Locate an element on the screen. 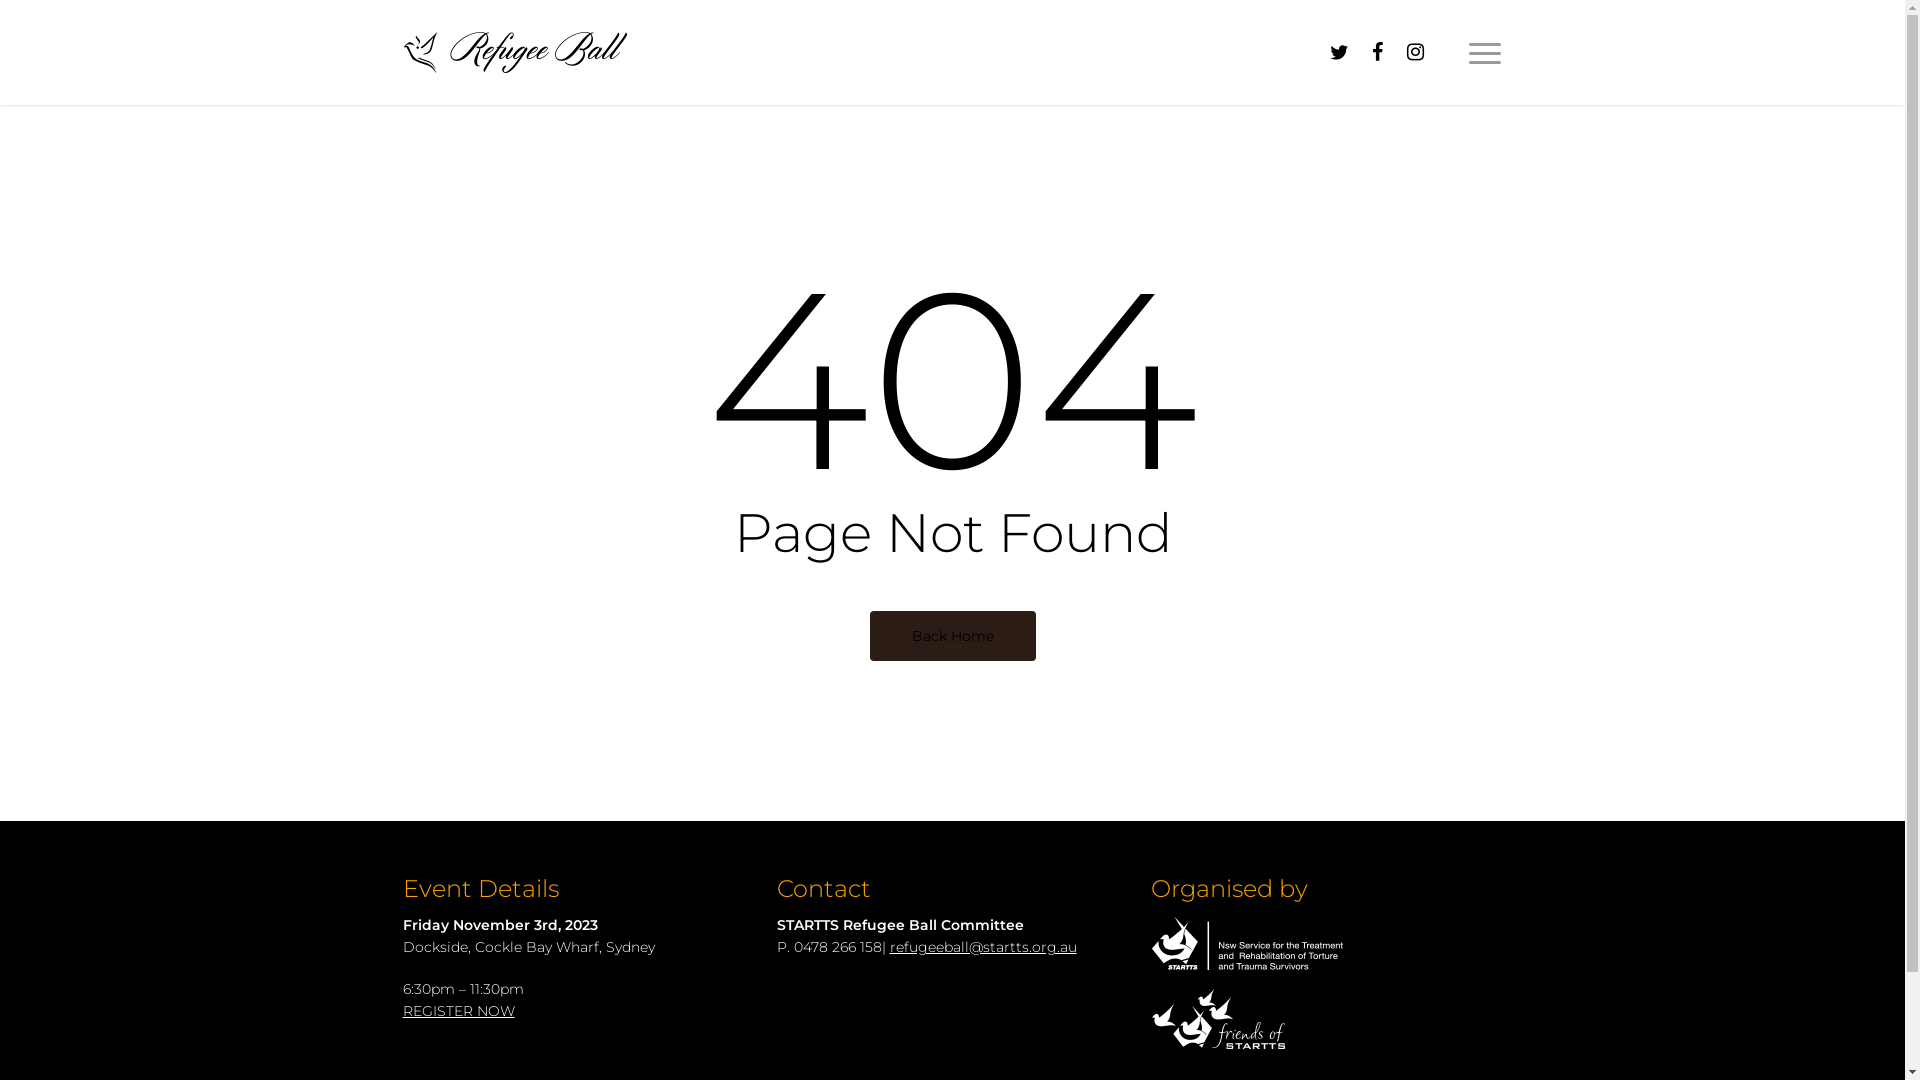 The width and height of the screenshot is (1920, 1080). 'instagram' is located at coordinates (1414, 51).